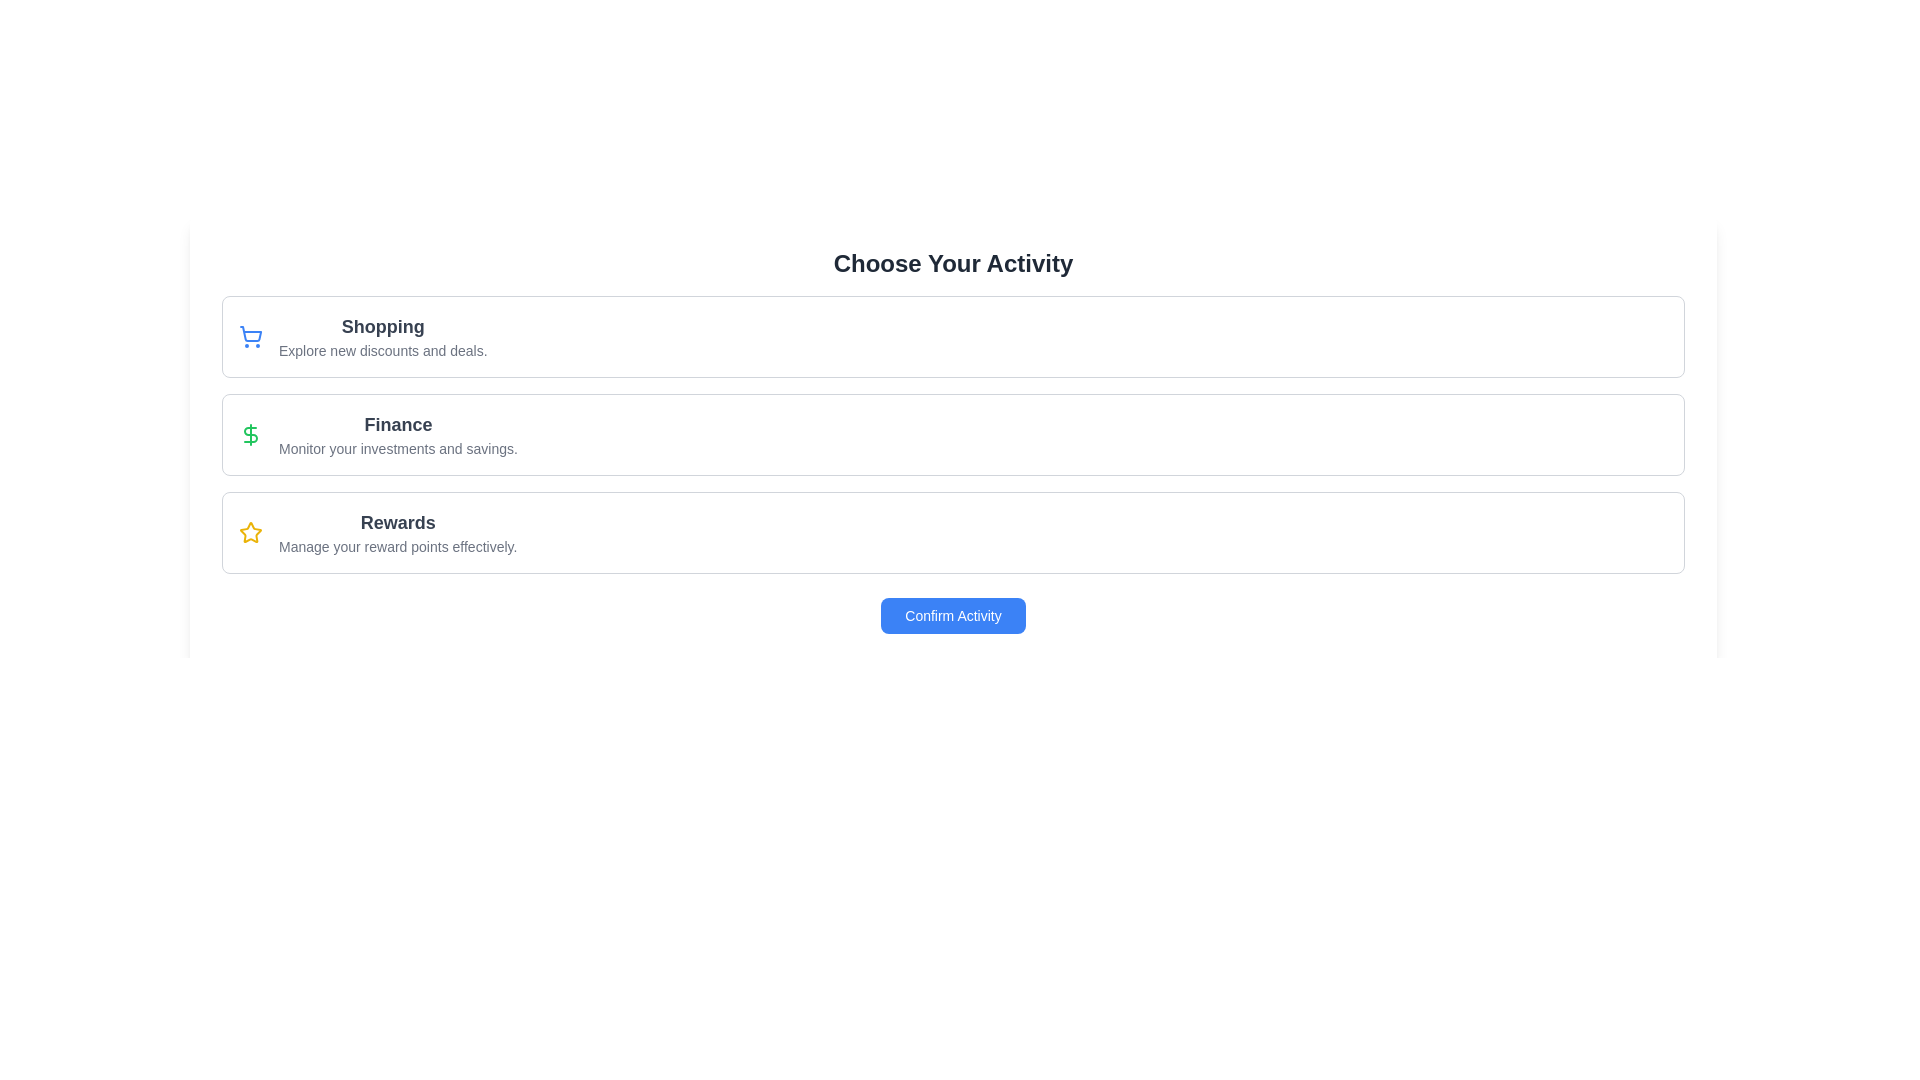 The width and height of the screenshot is (1920, 1080). I want to click on the blue shopping cart icon located at the left edge of the 'Shopping' option in the 'Choose Your Activity' list, so click(249, 335).